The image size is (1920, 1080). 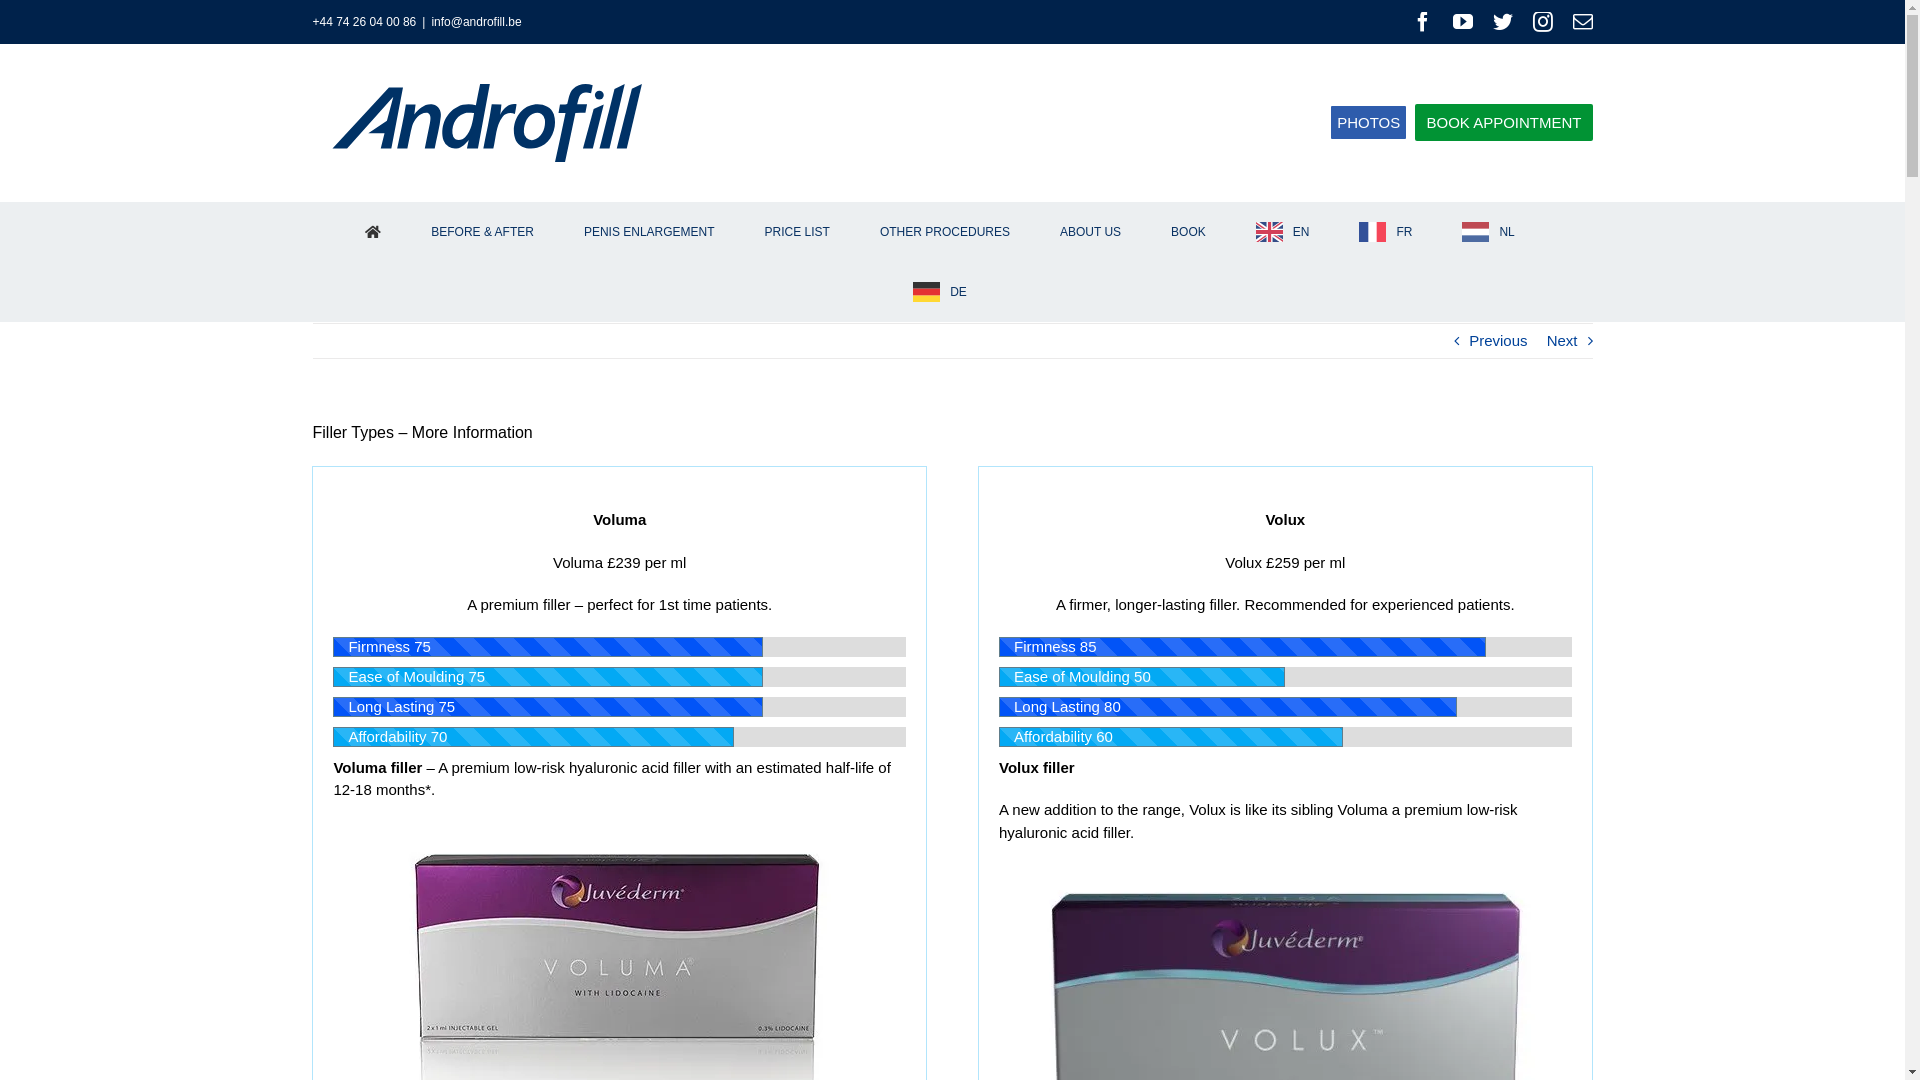 What do you see at coordinates (1282, 230) in the screenshot?
I see `'EN'` at bounding box center [1282, 230].